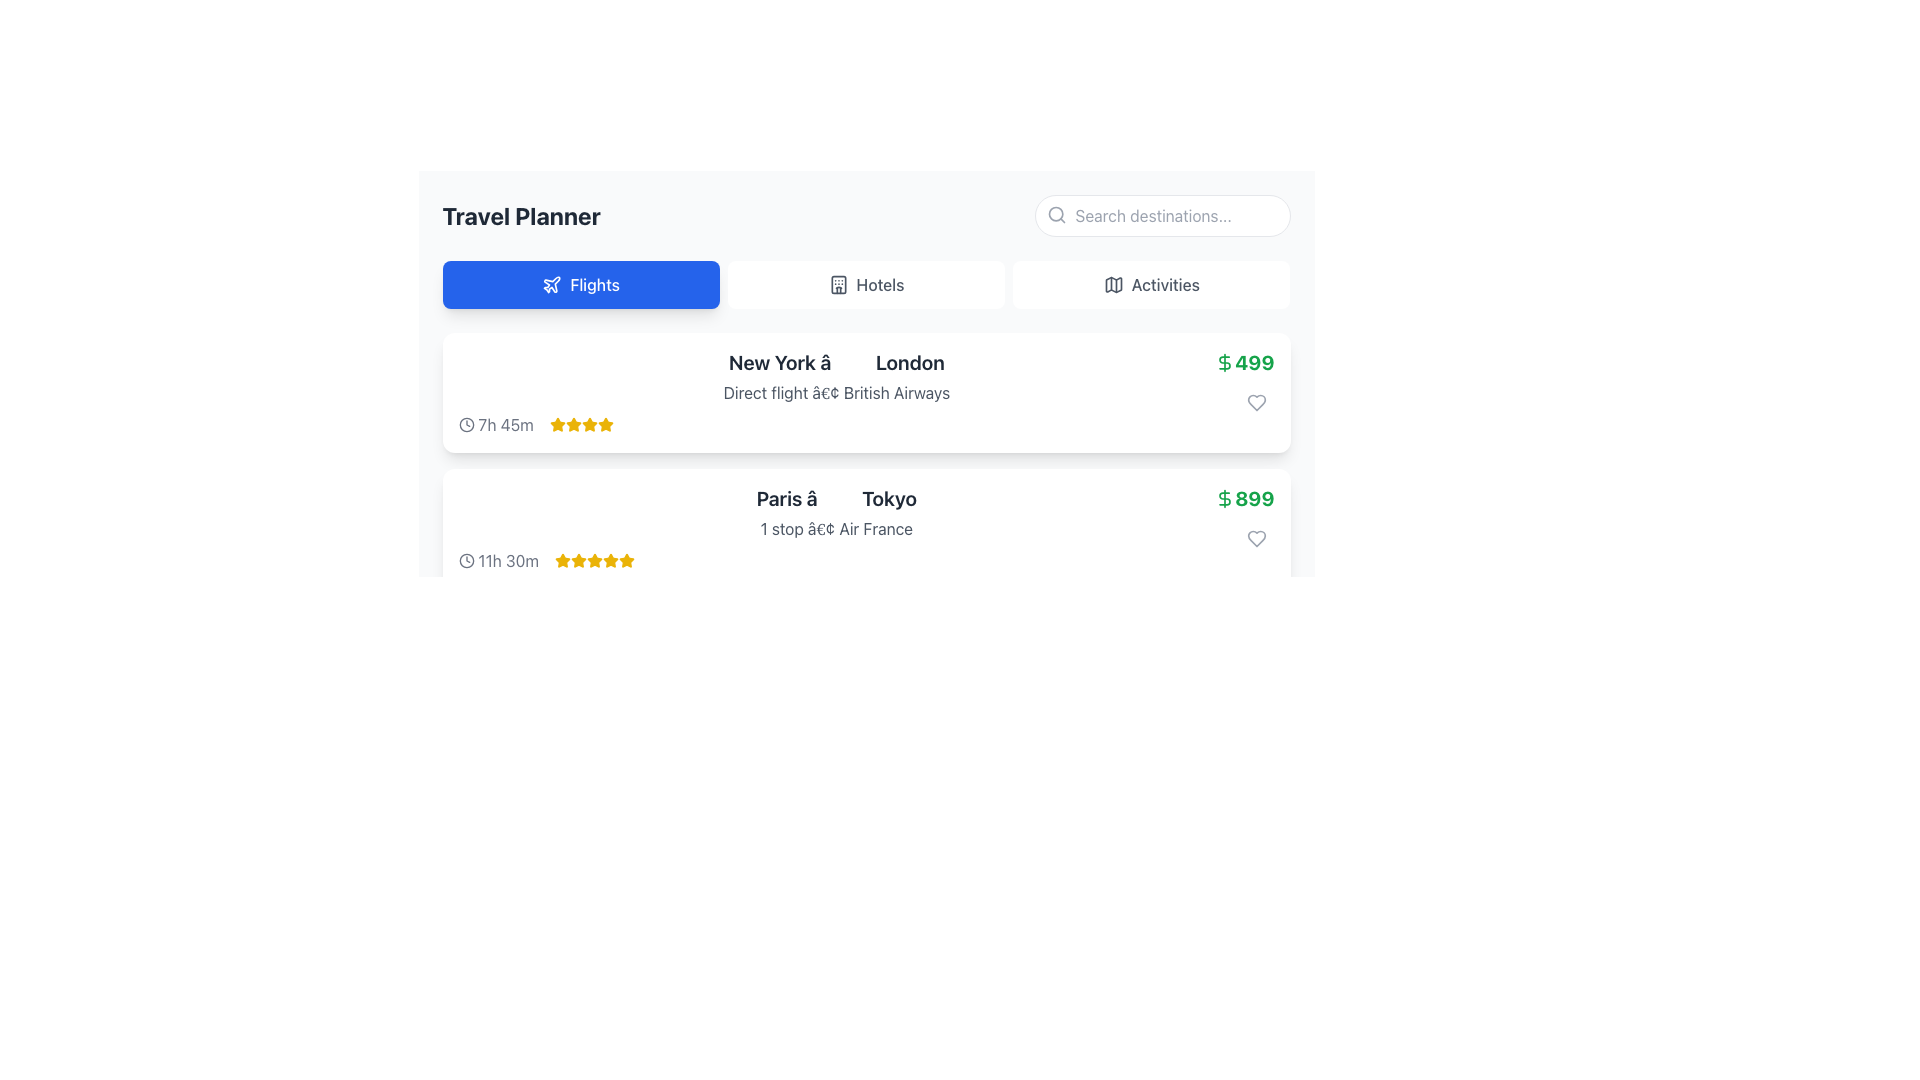 The image size is (1920, 1080). Describe the element at coordinates (836, 393) in the screenshot. I see `the text label that specifies additional flight details indicating that the flight is direct and operated by British Airways, located between the main route description and the flight duration` at that location.